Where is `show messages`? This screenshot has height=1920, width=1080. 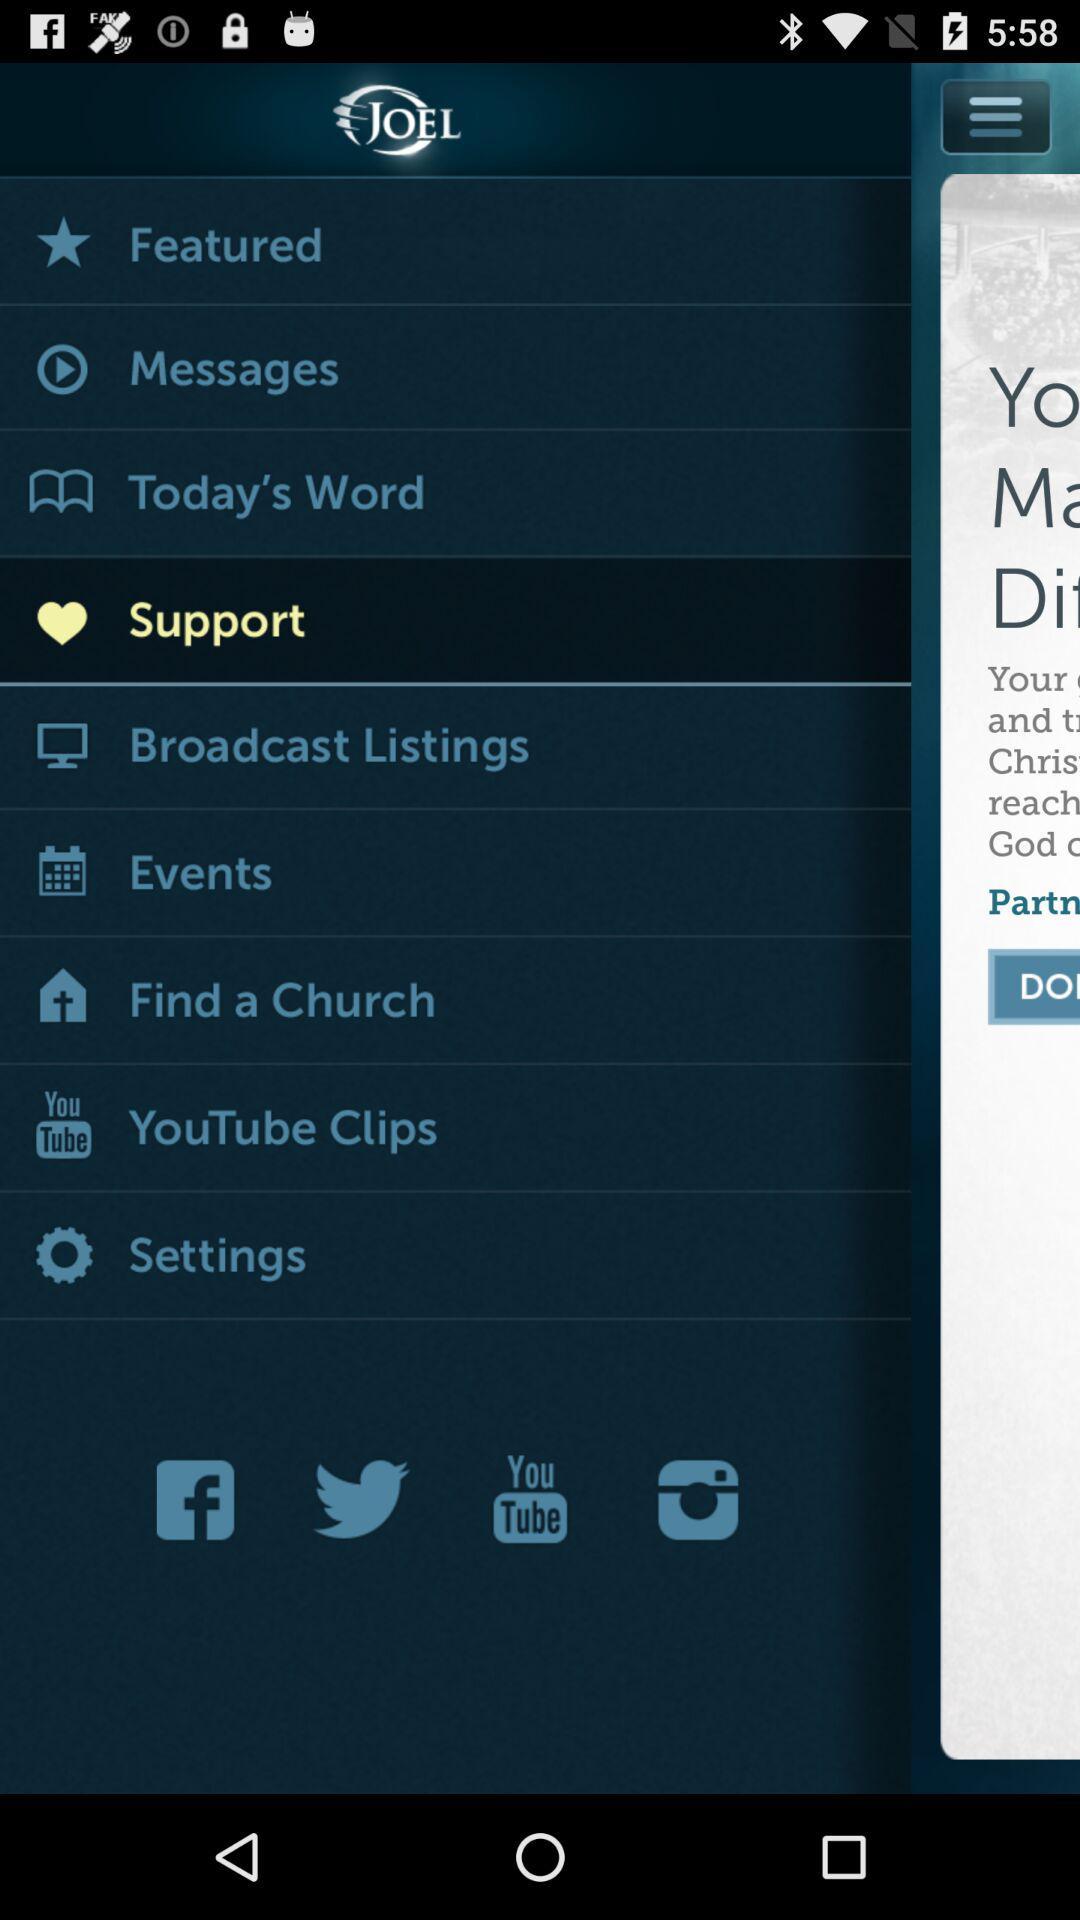
show messages is located at coordinates (455, 369).